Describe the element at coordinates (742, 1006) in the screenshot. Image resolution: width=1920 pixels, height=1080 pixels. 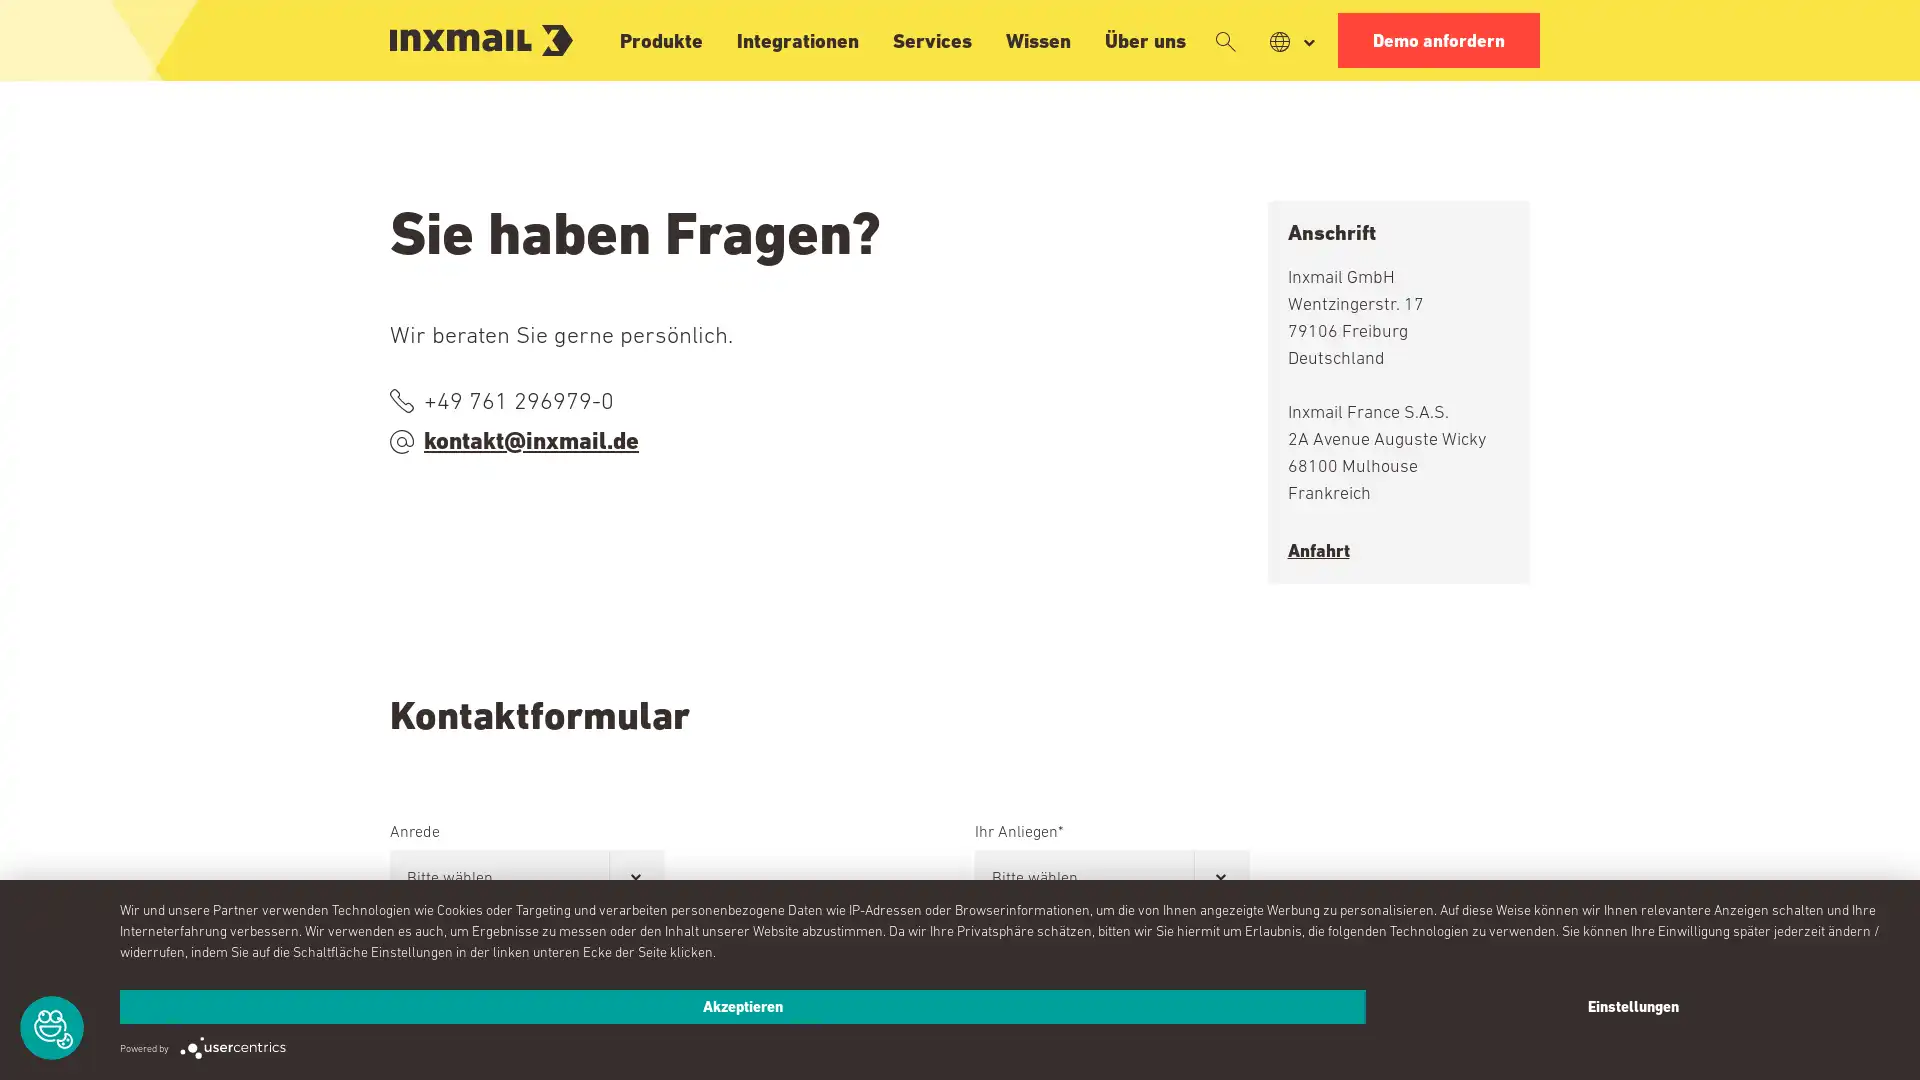
I see `Akzeptieren` at that location.